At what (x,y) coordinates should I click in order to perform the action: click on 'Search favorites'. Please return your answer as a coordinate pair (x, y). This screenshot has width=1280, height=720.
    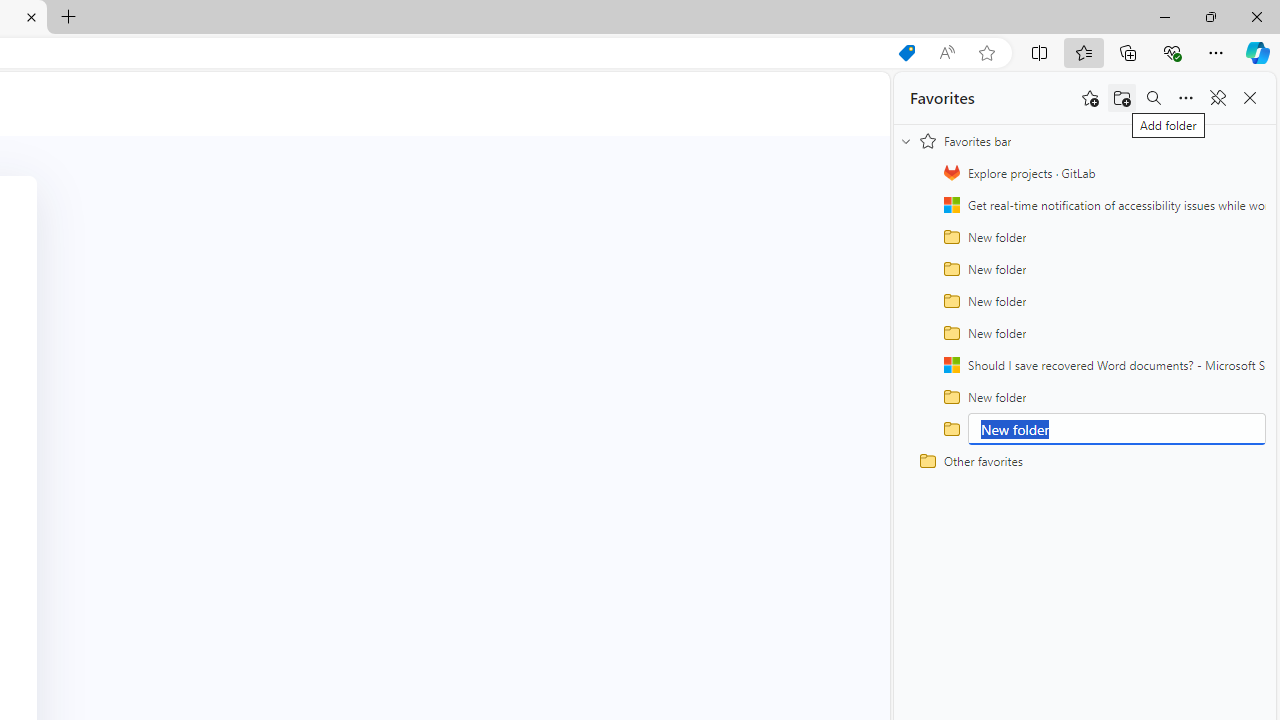
    Looking at the image, I should click on (1153, 98).